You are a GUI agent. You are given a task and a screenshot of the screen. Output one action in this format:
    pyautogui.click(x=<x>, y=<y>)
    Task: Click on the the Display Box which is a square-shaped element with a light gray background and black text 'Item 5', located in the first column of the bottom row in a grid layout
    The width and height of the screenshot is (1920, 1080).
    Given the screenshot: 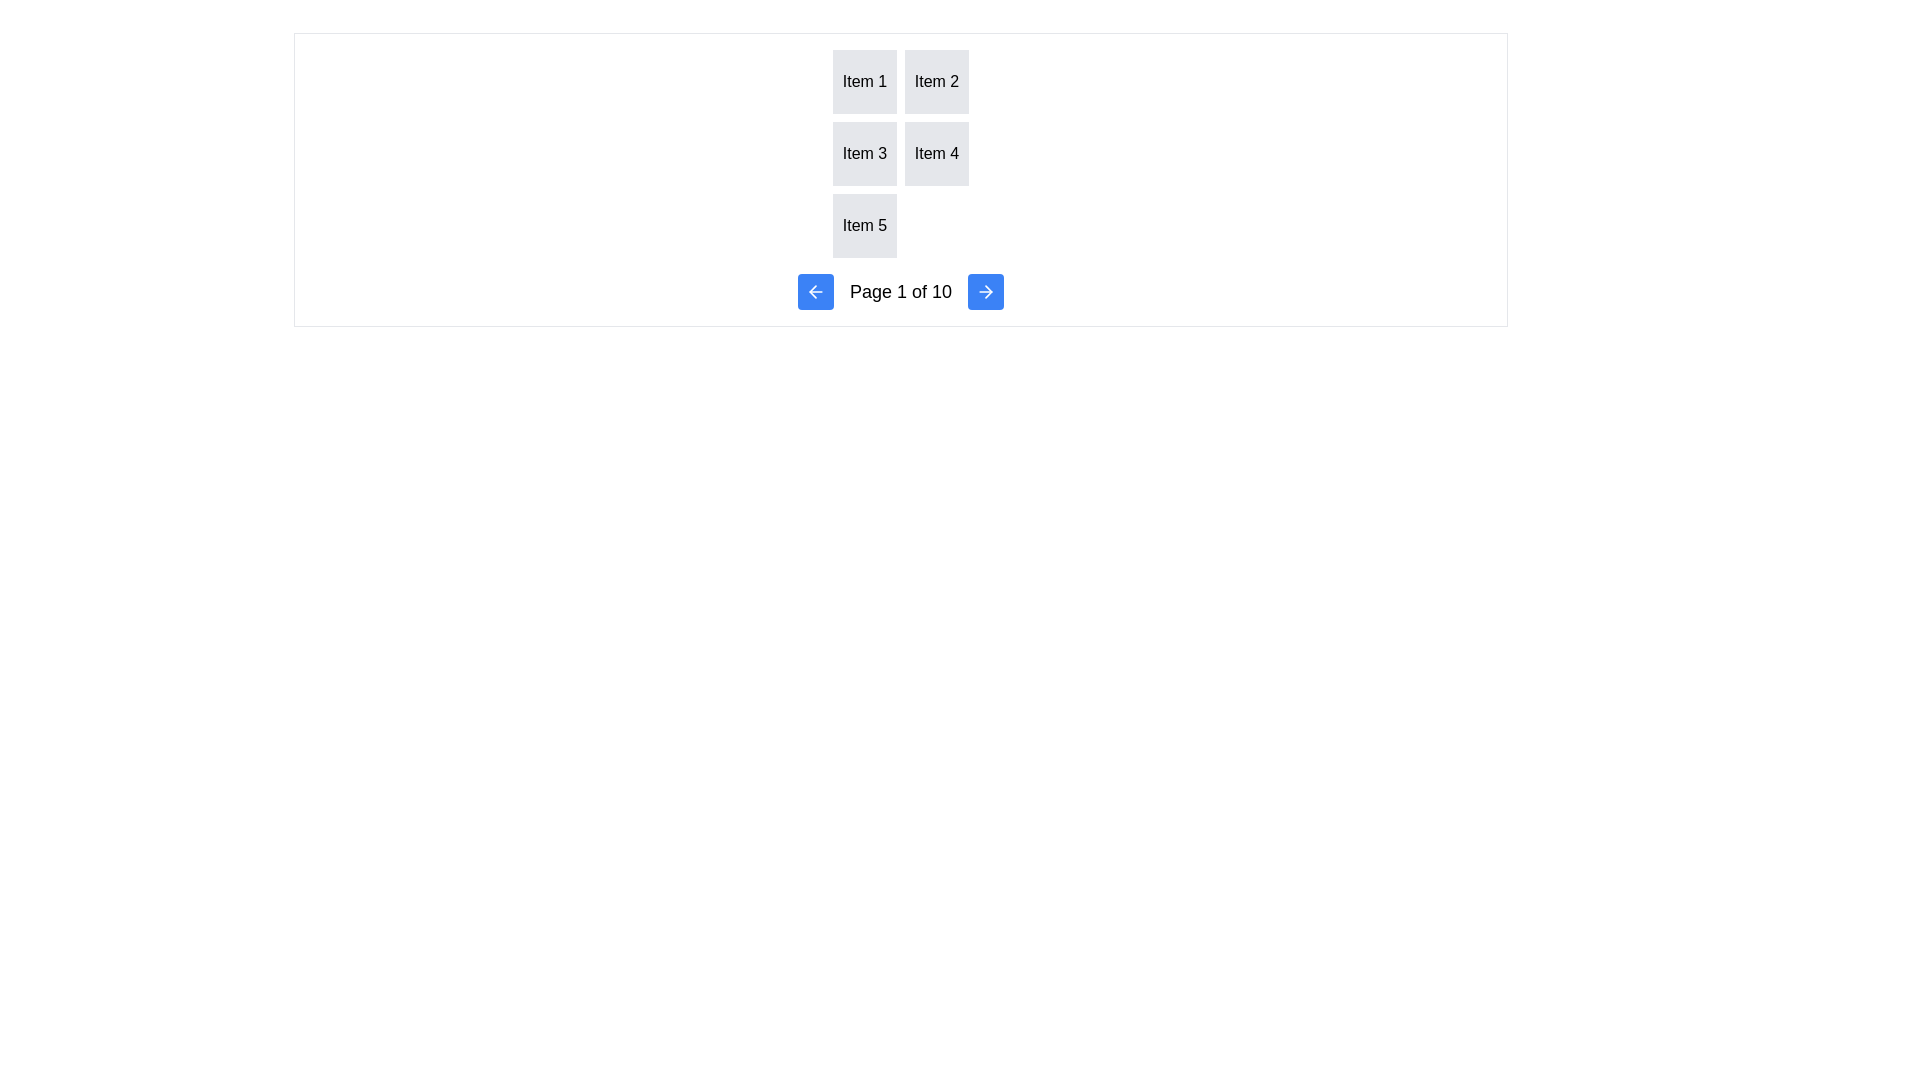 What is the action you would take?
    pyautogui.click(x=864, y=225)
    